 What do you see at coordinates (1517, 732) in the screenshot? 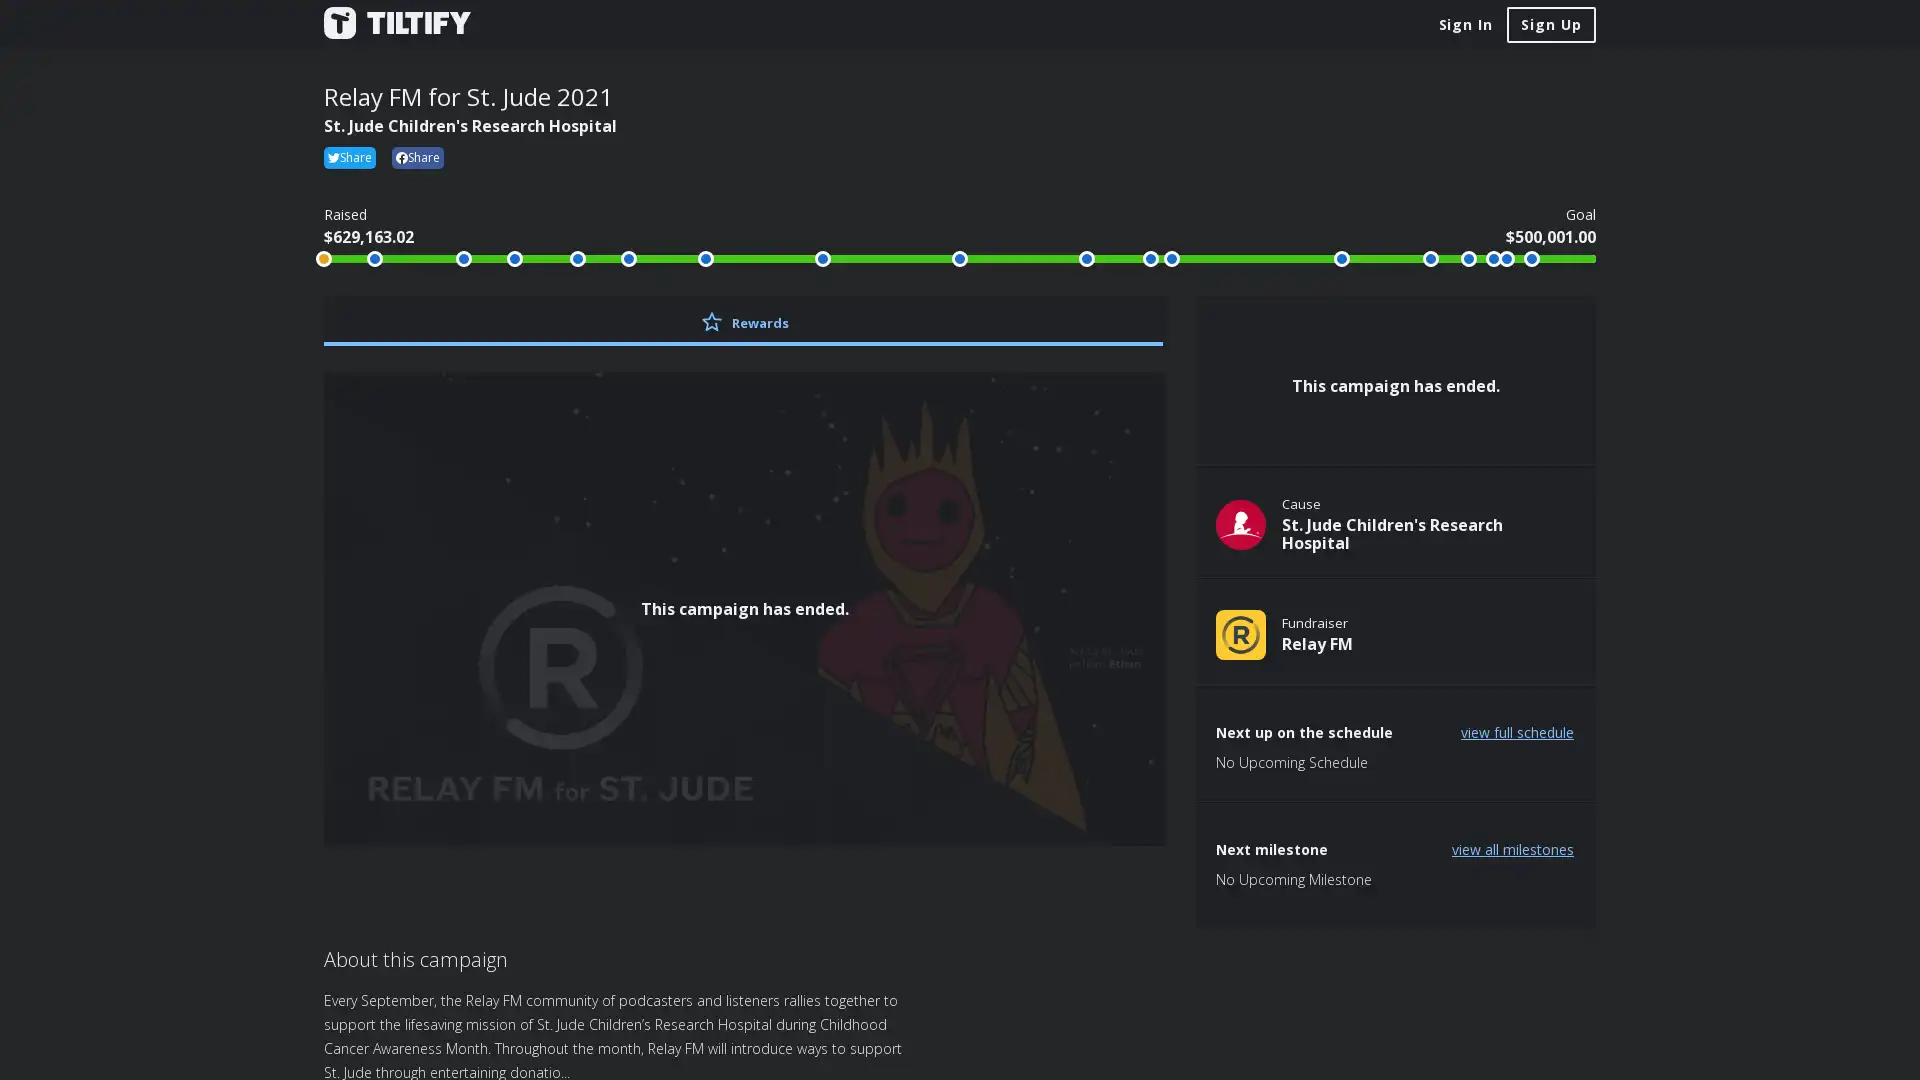
I see `view full schedule` at bounding box center [1517, 732].